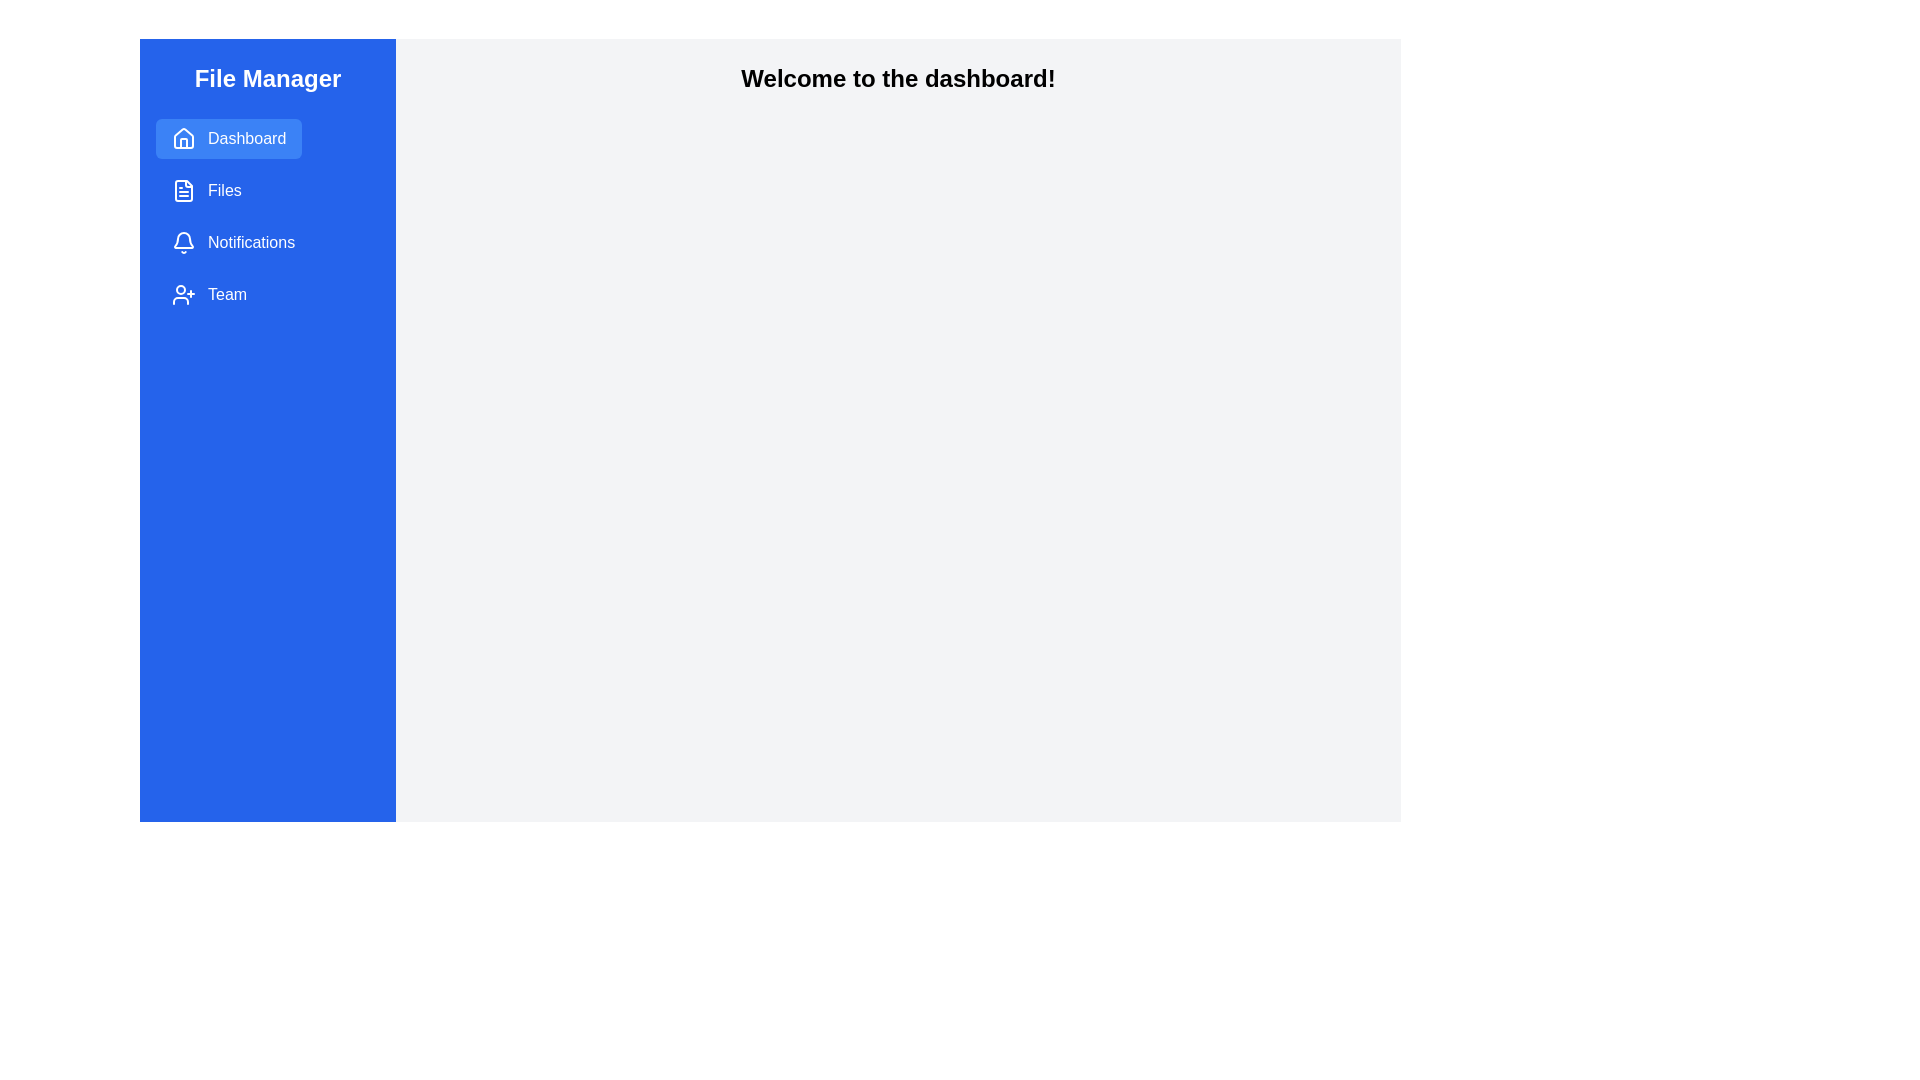 The height and width of the screenshot is (1080, 1920). What do you see at coordinates (183, 242) in the screenshot?
I see `the bell icon with a thin outline in white color on a blue background, located to the left of the 'Notifications' text in the vertical navigation menu` at bounding box center [183, 242].